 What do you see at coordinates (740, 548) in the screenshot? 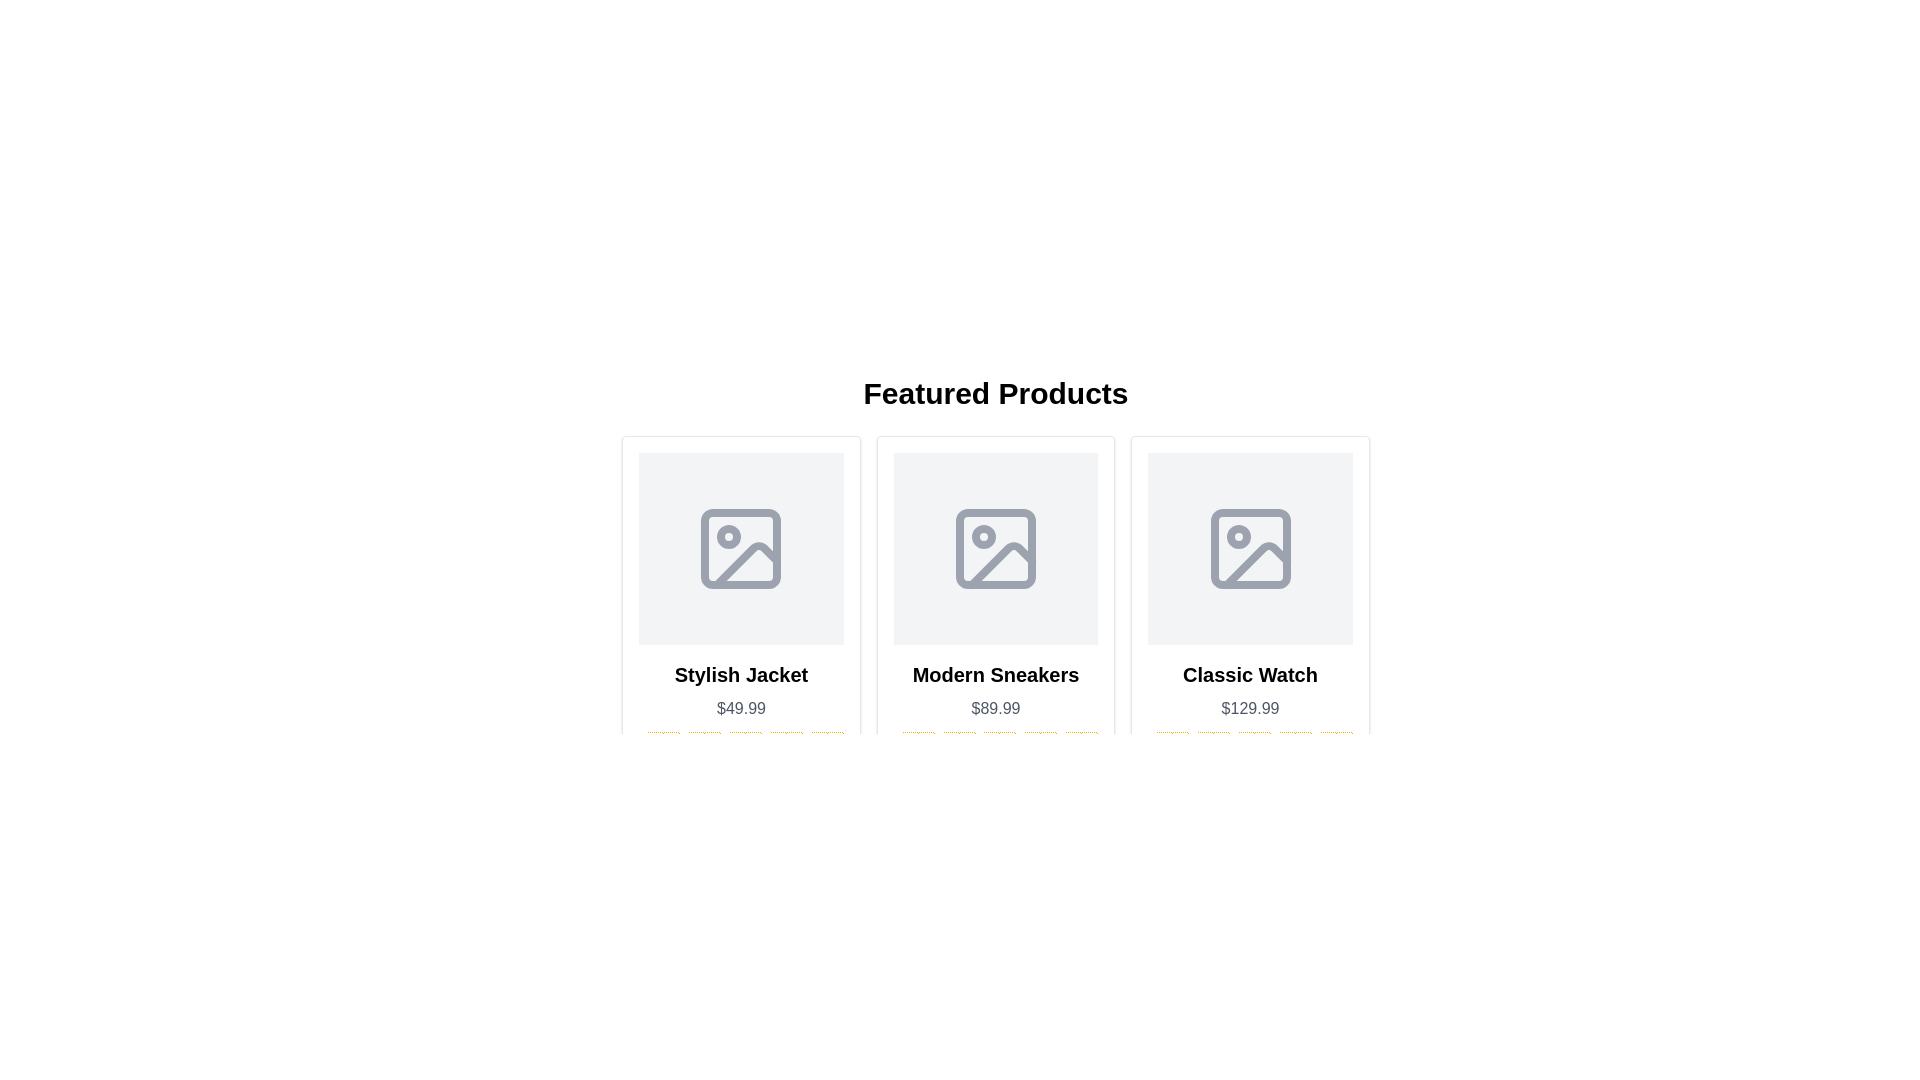
I see `the image placeholder located at the top of the 'Stylish Jacket' product card to associate it with product representation` at bounding box center [740, 548].